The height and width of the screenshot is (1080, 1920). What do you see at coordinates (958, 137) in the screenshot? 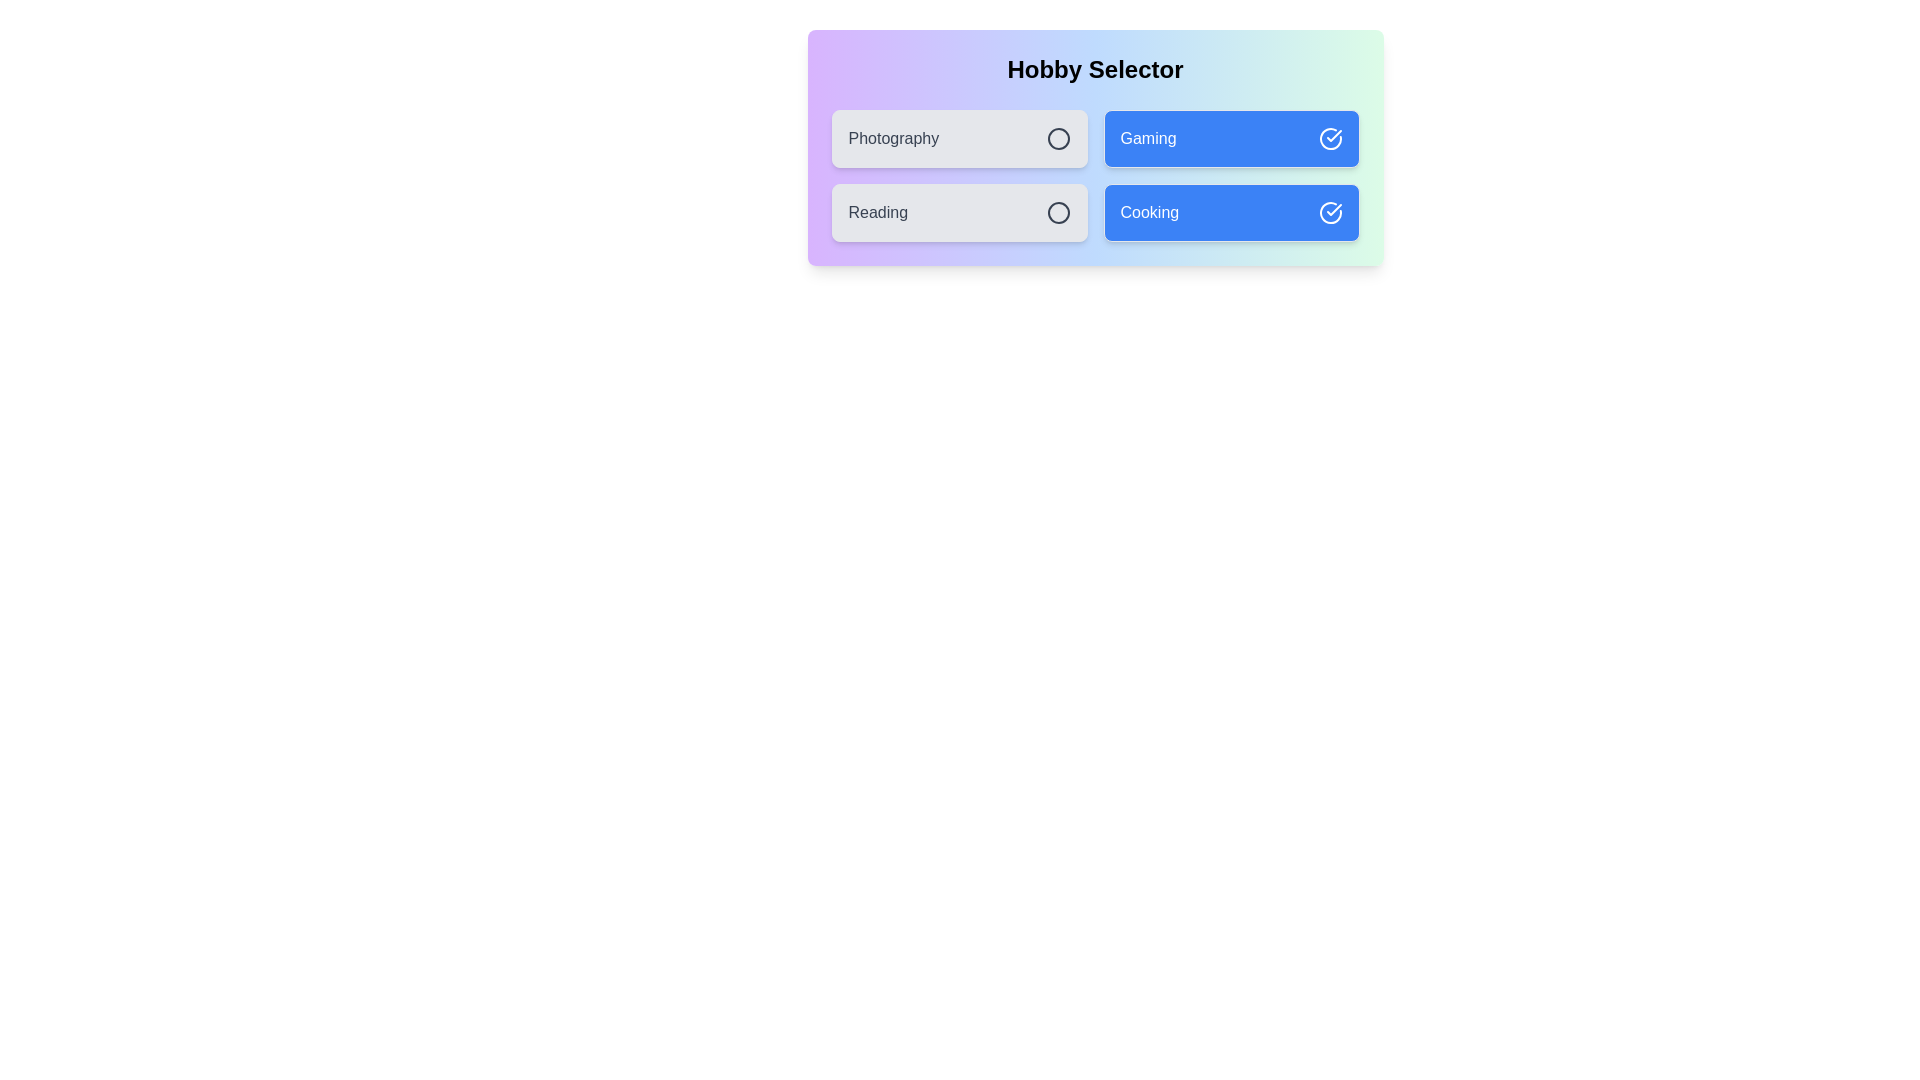
I see `the item labeled Photography` at bounding box center [958, 137].